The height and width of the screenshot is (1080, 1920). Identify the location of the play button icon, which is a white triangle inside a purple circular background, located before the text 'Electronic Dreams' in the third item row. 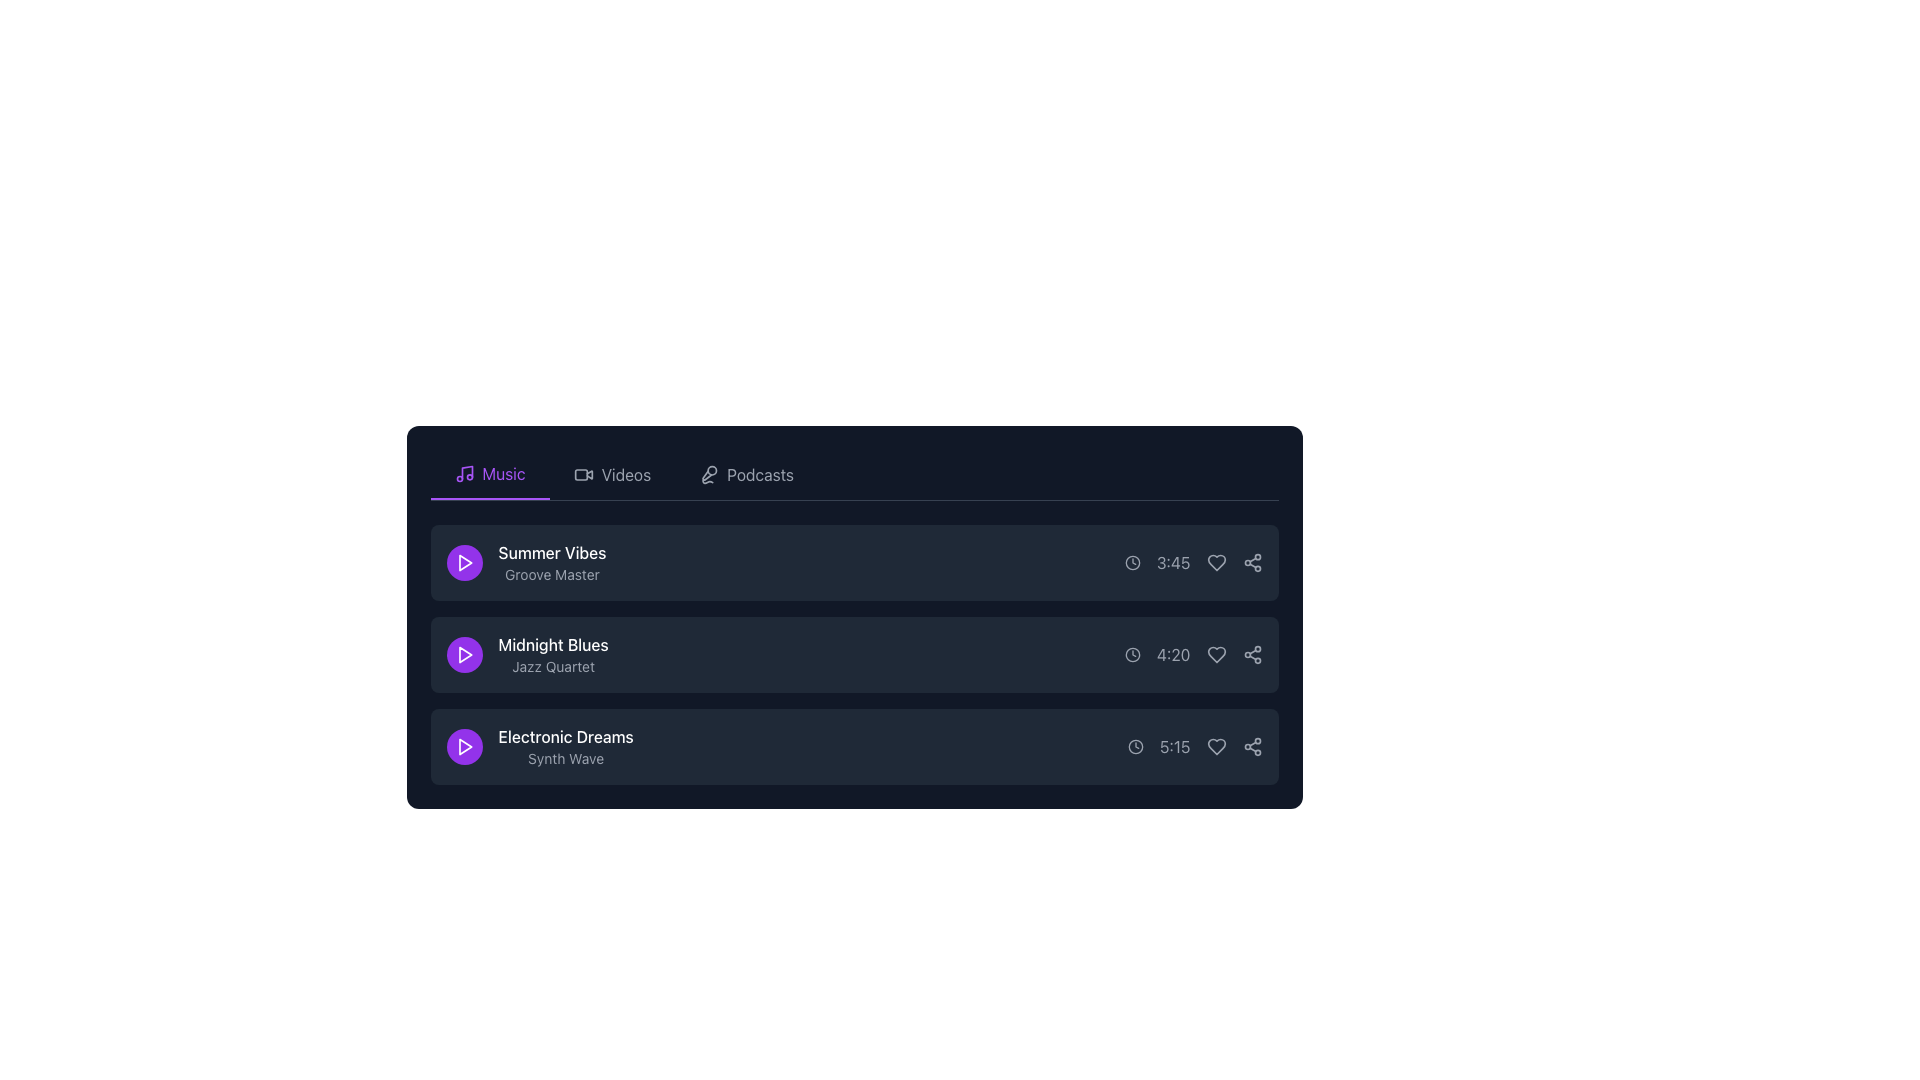
(463, 747).